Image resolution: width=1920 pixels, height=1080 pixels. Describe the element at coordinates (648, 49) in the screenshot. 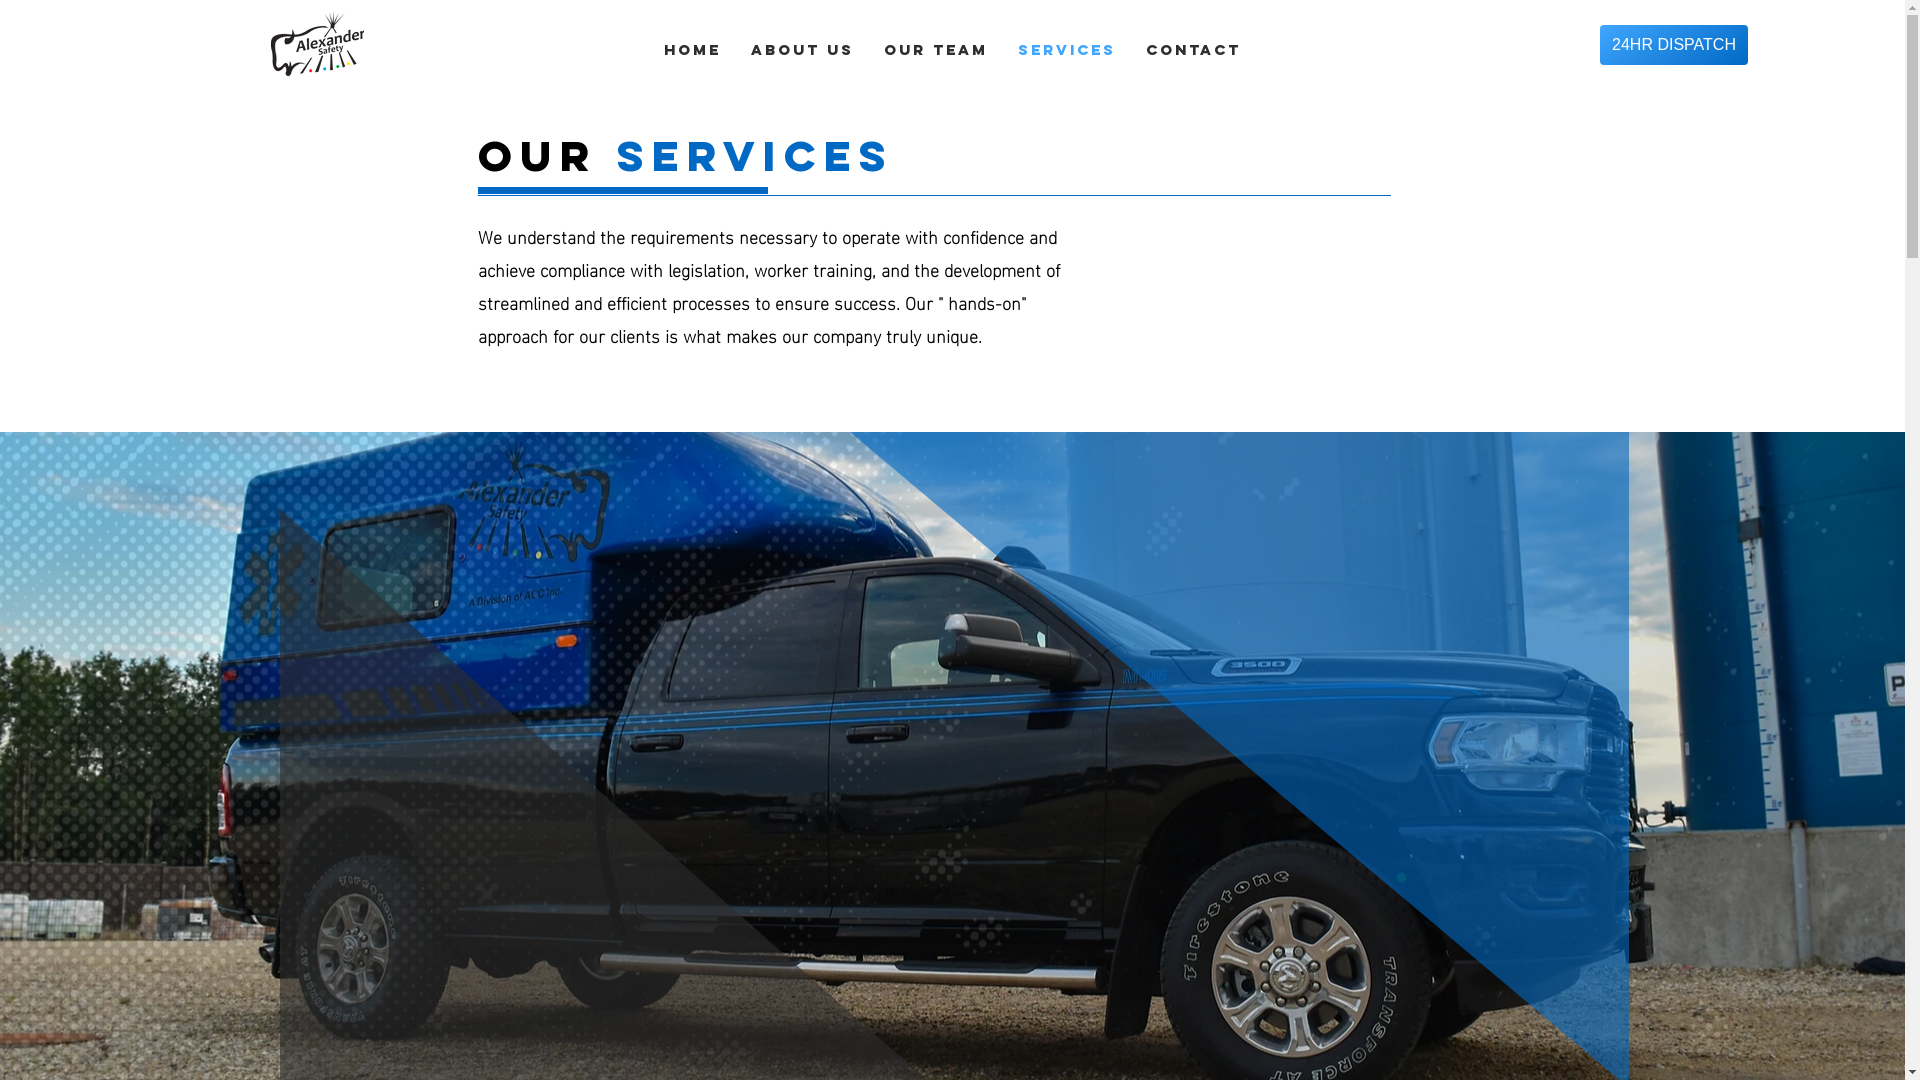

I see `'HOME'` at that location.